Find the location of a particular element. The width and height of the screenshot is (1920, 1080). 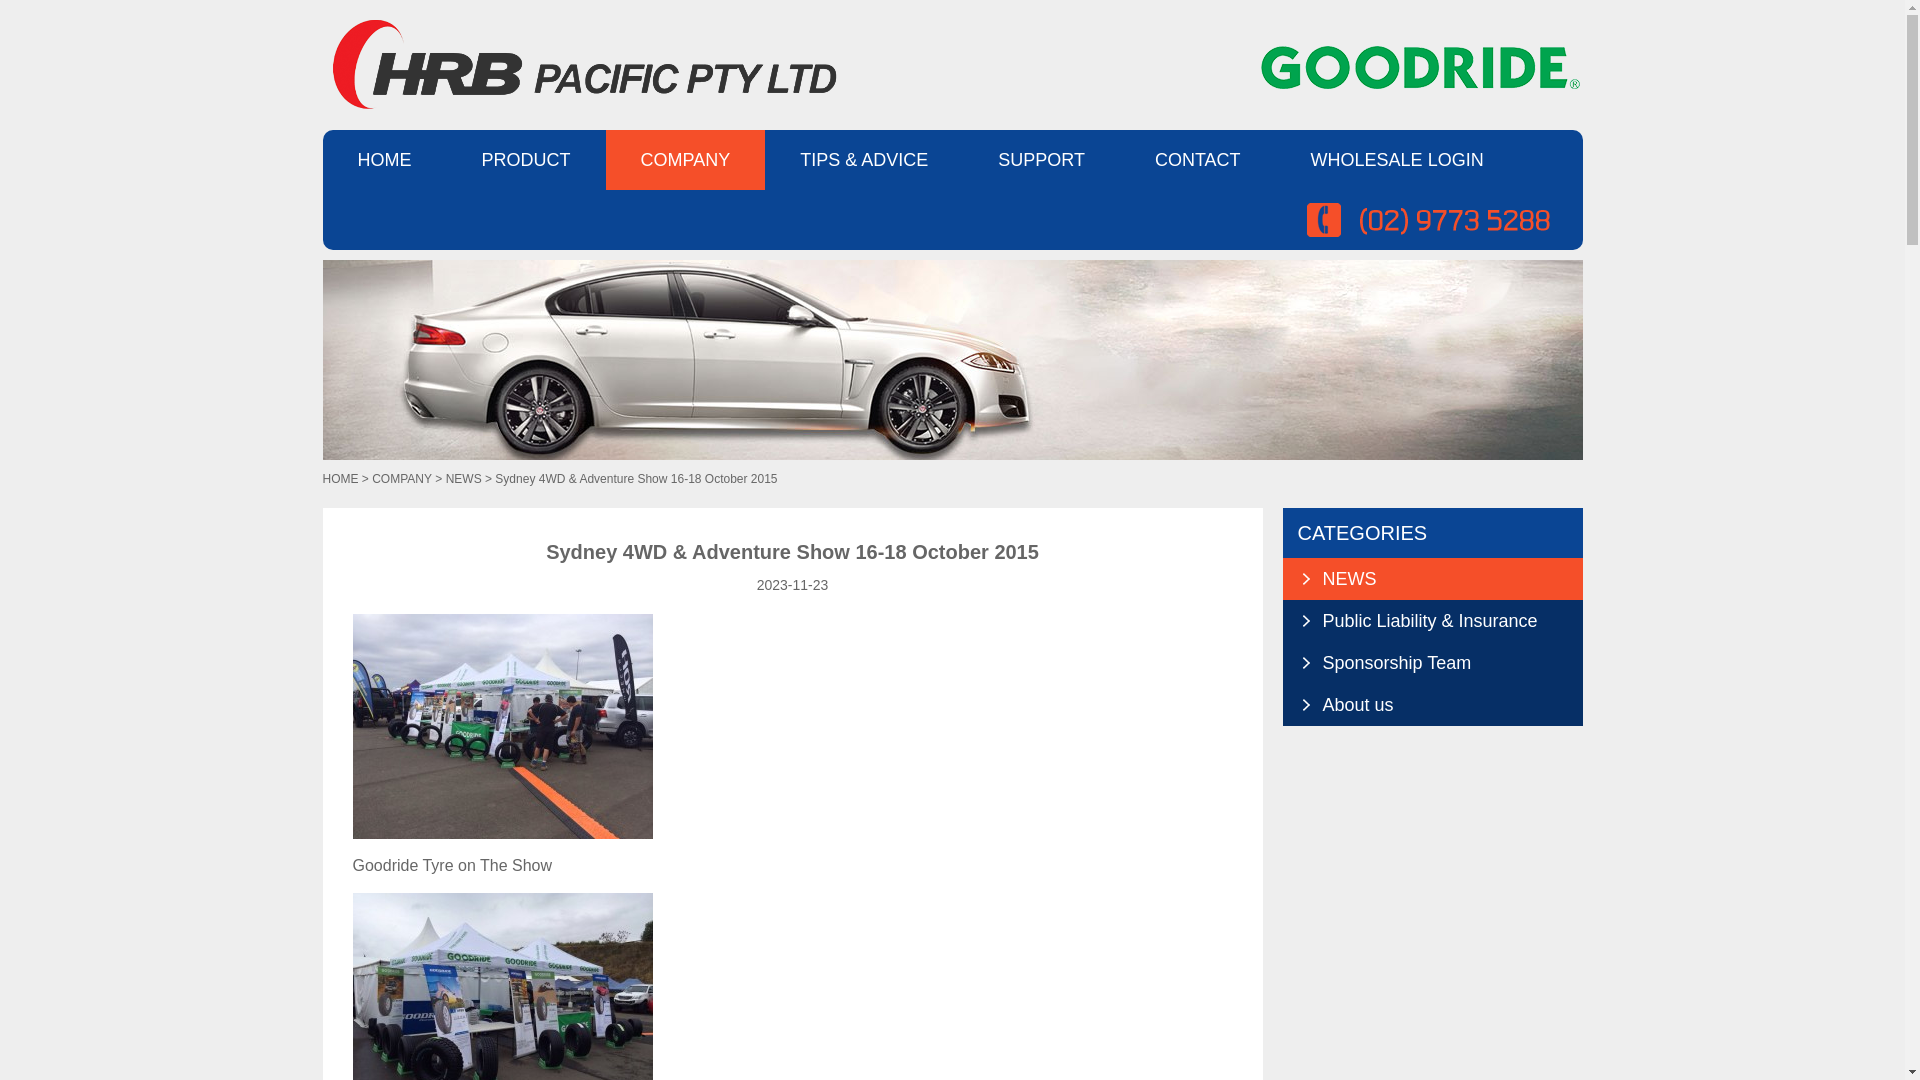

'SUPPORT' is located at coordinates (1040, 158).